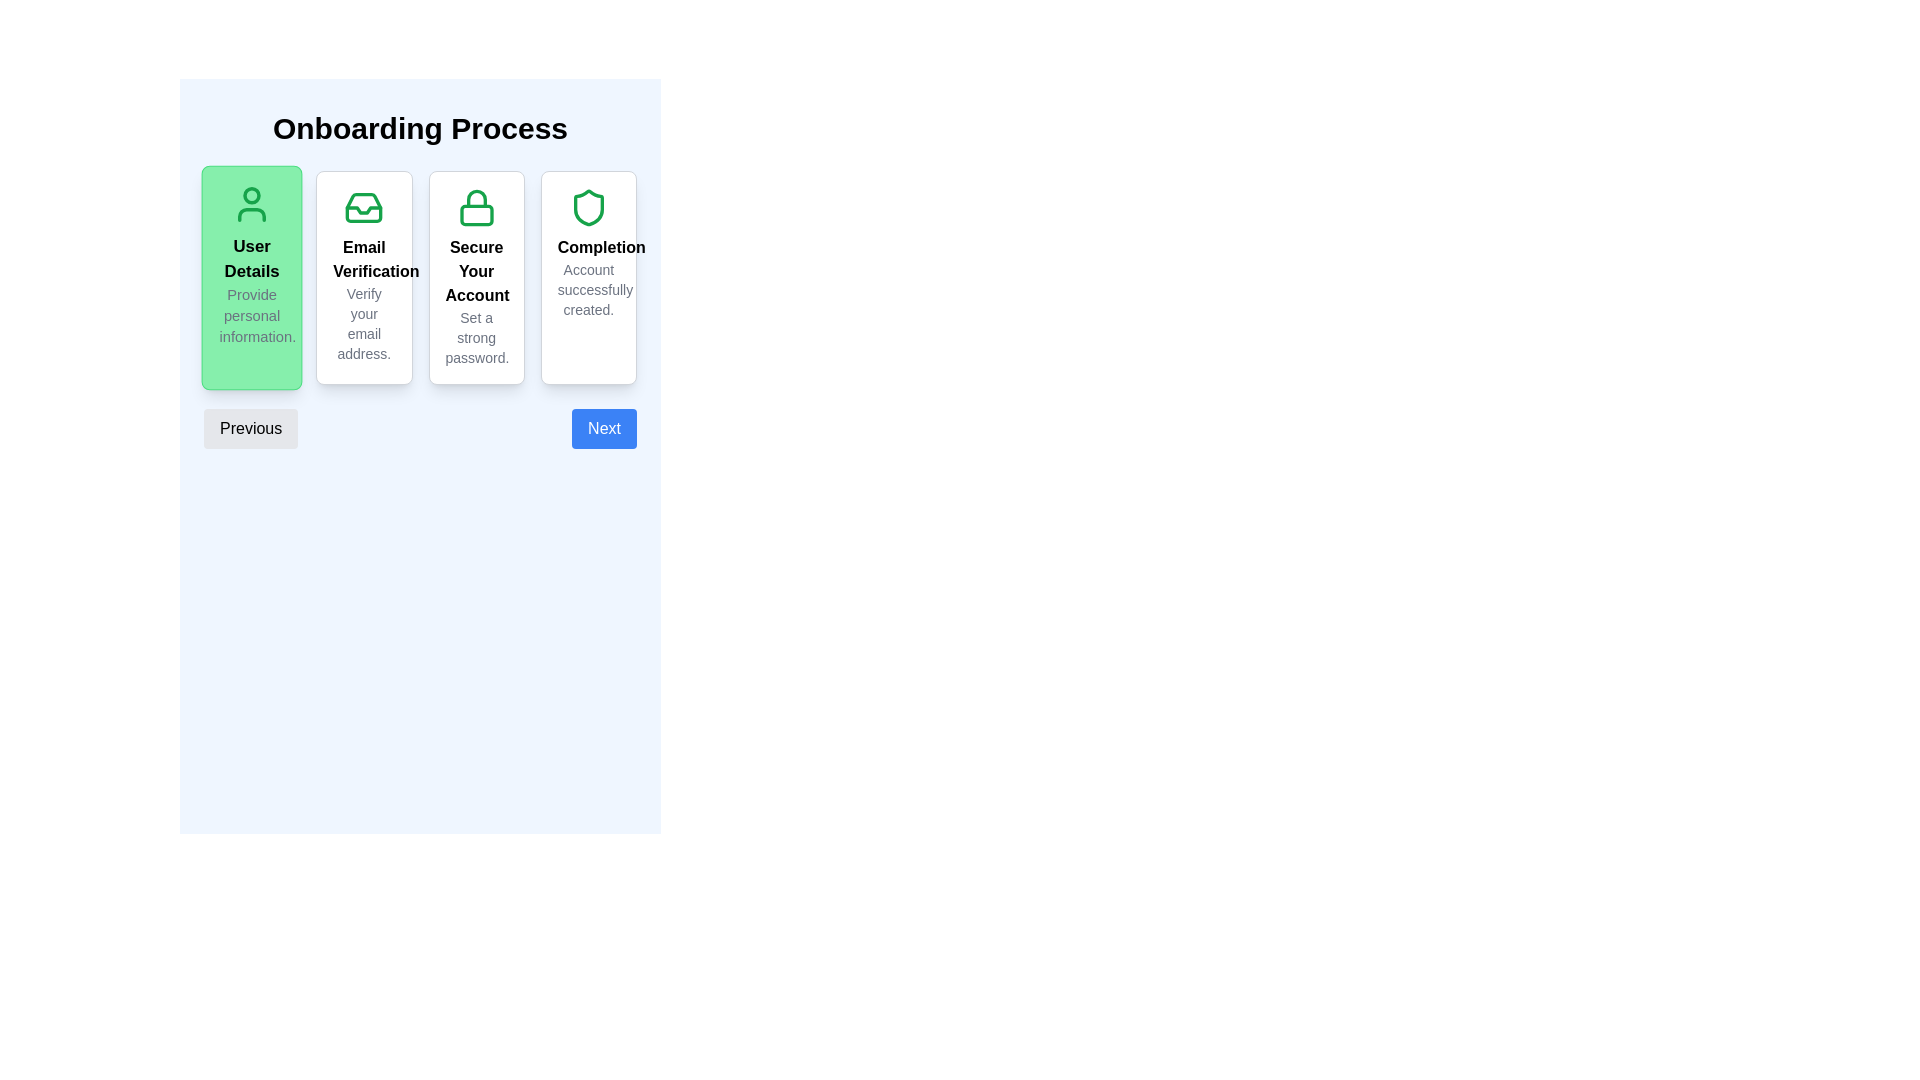 Image resolution: width=1920 pixels, height=1080 pixels. What do you see at coordinates (251, 258) in the screenshot?
I see `the first green-bordered card that contains the title for the first step in the onboarding process, which is positioned centrally below a user profile icon` at bounding box center [251, 258].